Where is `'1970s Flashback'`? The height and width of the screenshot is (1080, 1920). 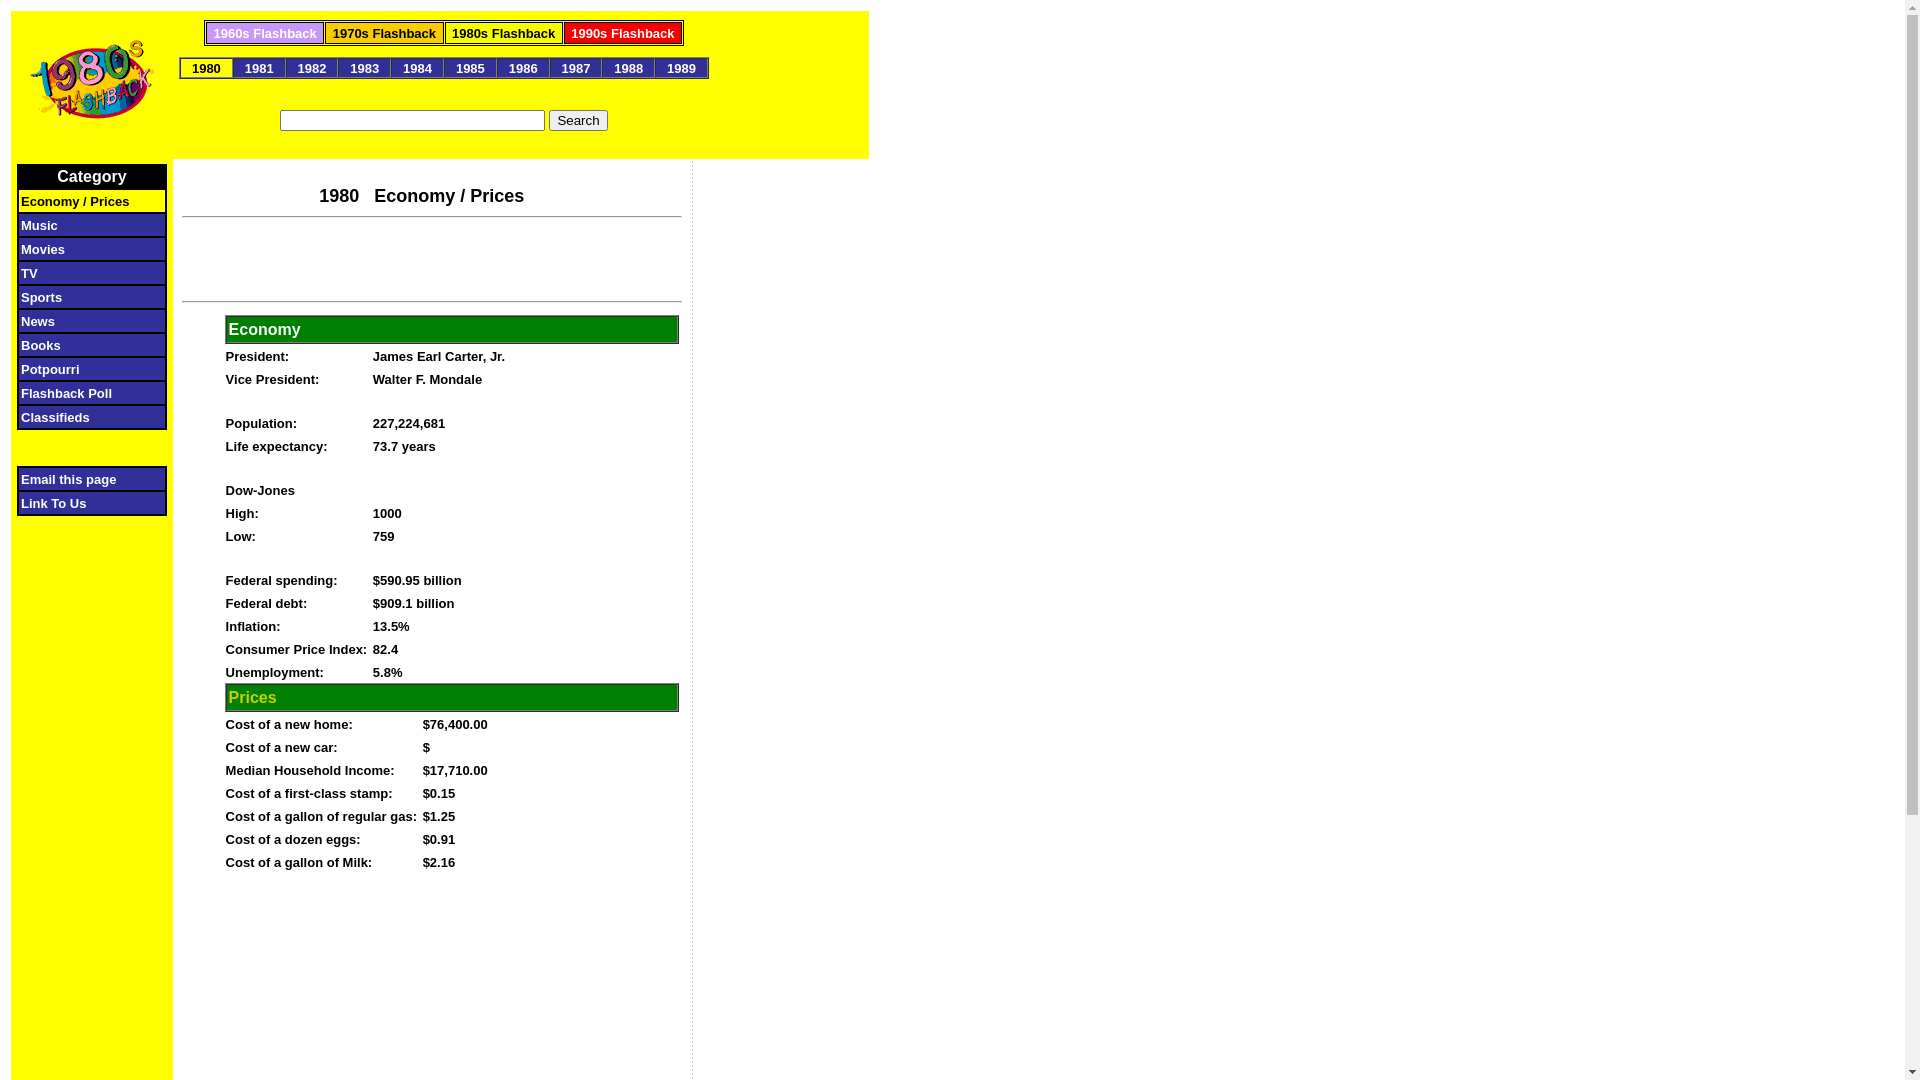 '1970s Flashback' is located at coordinates (384, 32).